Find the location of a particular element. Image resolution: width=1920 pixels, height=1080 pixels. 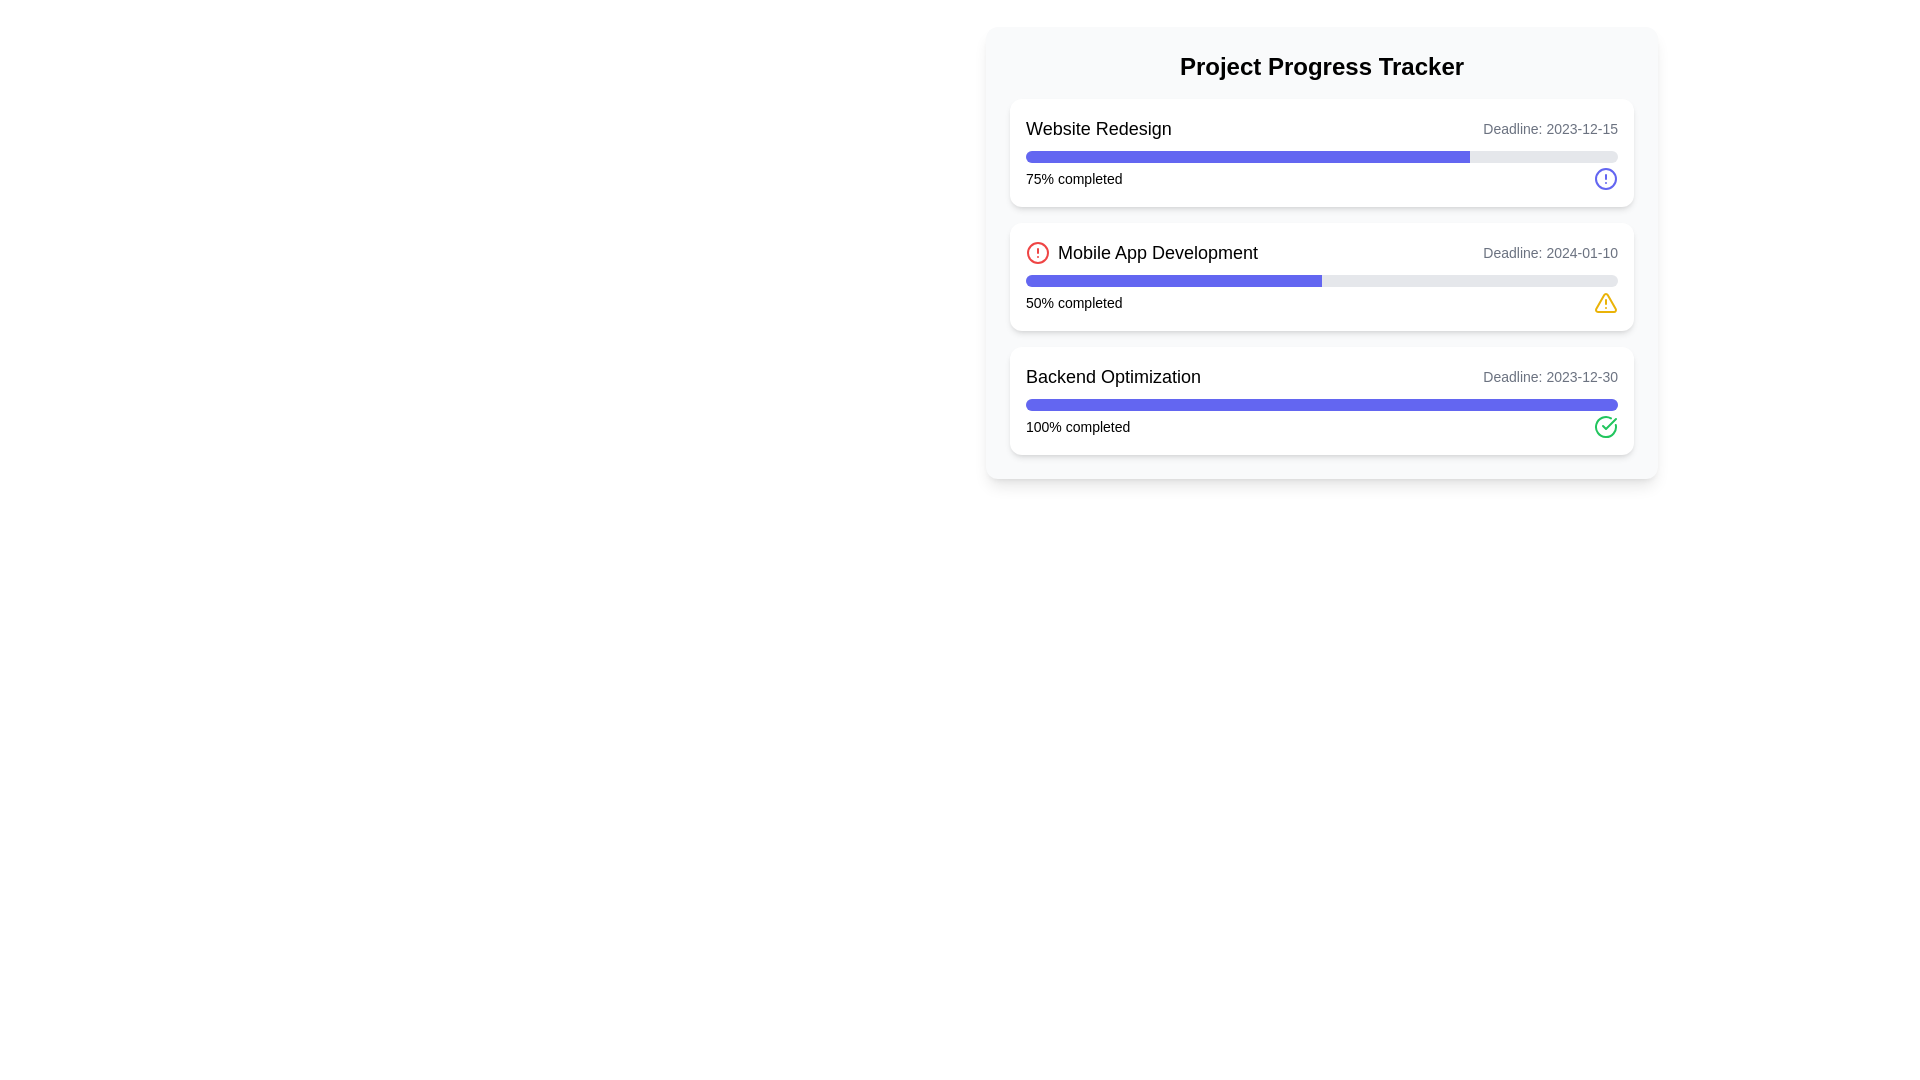

the static text label indicating the deadline for the 'Backend Optimization' project, located on the right side of the 'Backend Optimization' card in the 'Project Progress Tracker' is located at coordinates (1549, 377).